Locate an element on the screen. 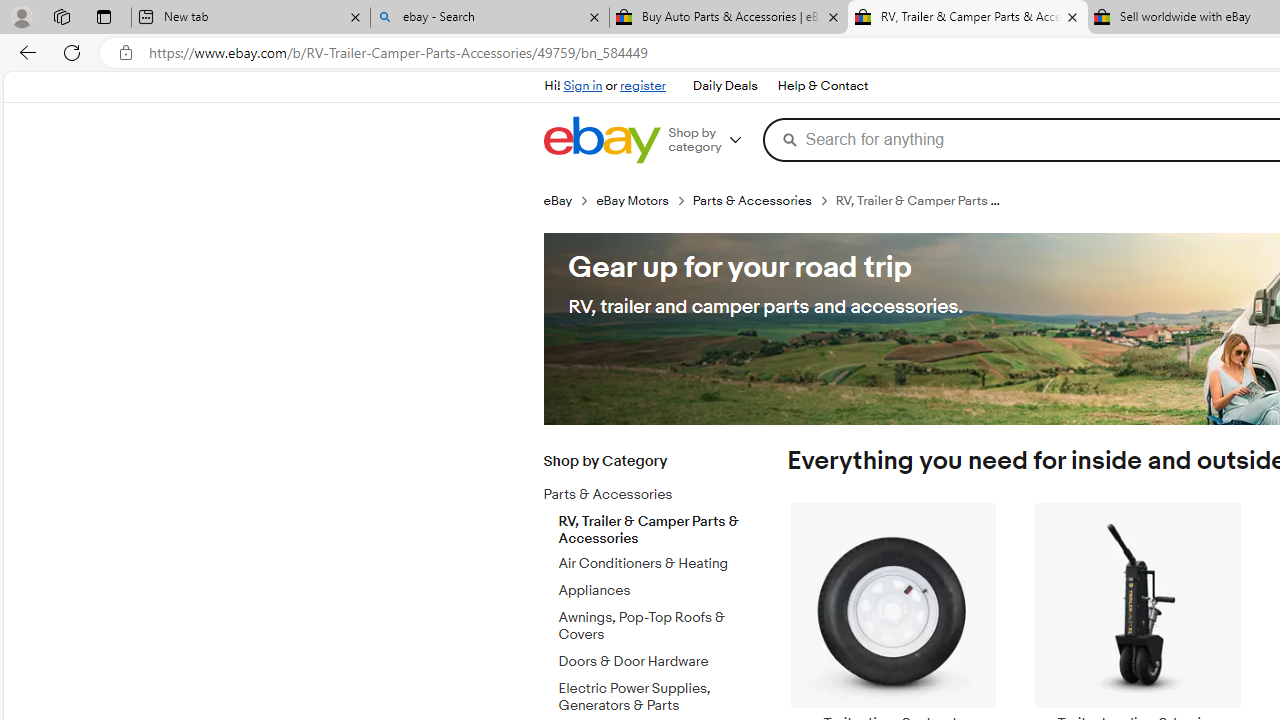 The image size is (1280, 720). 'register' is located at coordinates (643, 85).